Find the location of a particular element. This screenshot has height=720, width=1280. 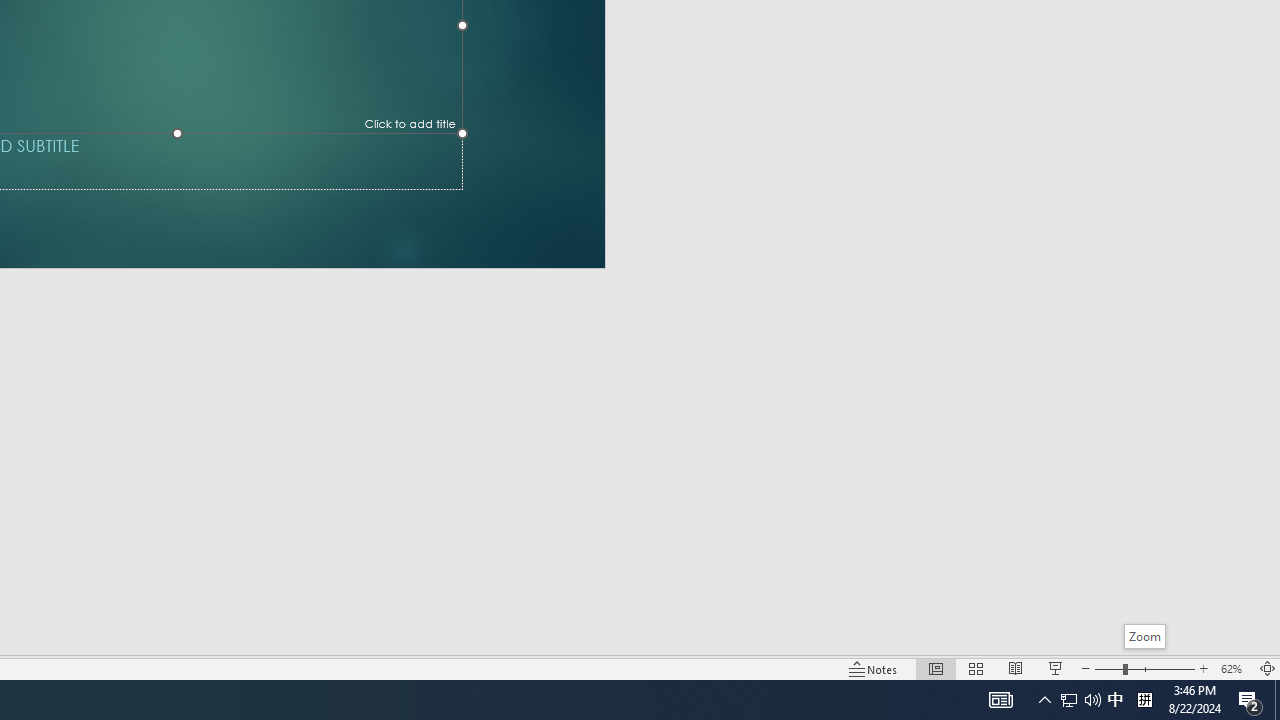

'Zoom 62%' is located at coordinates (1233, 669).